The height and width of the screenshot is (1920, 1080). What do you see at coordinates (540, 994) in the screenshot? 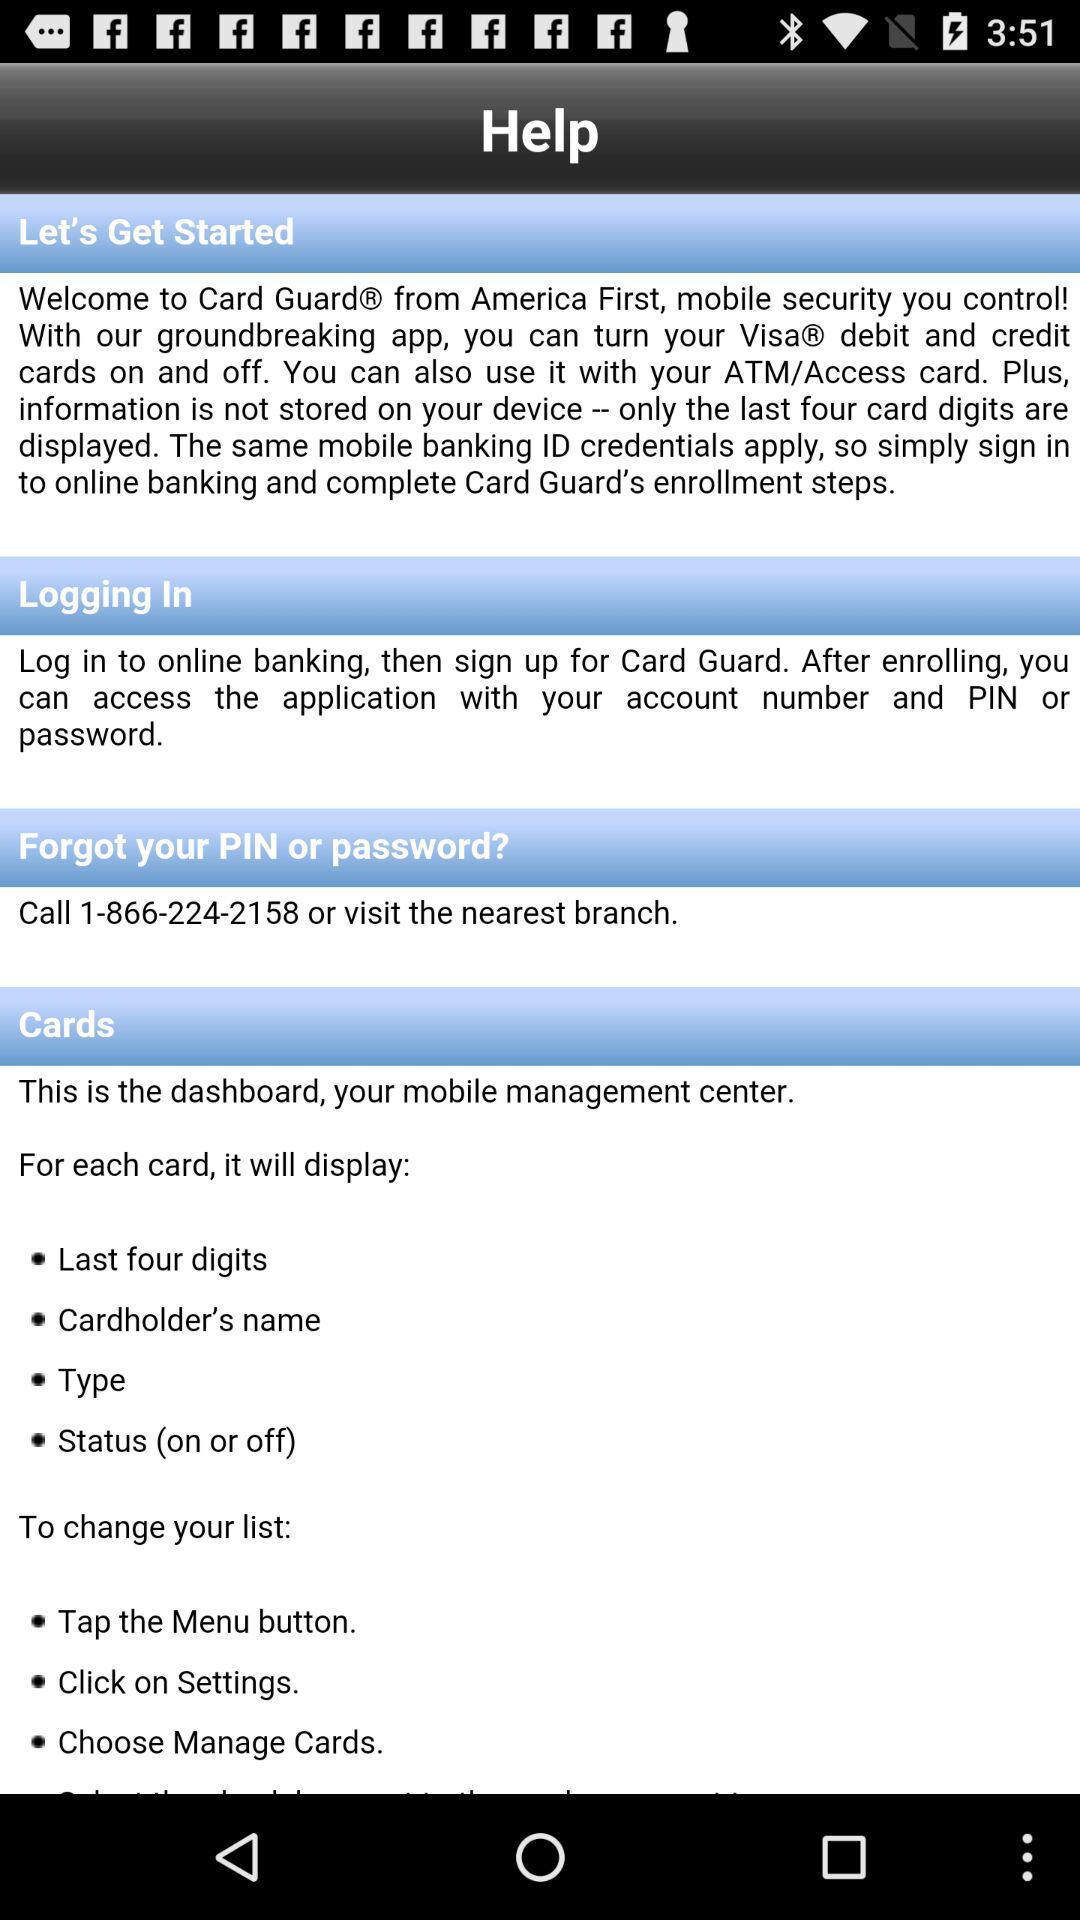
I see `text page` at bounding box center [540, 994].